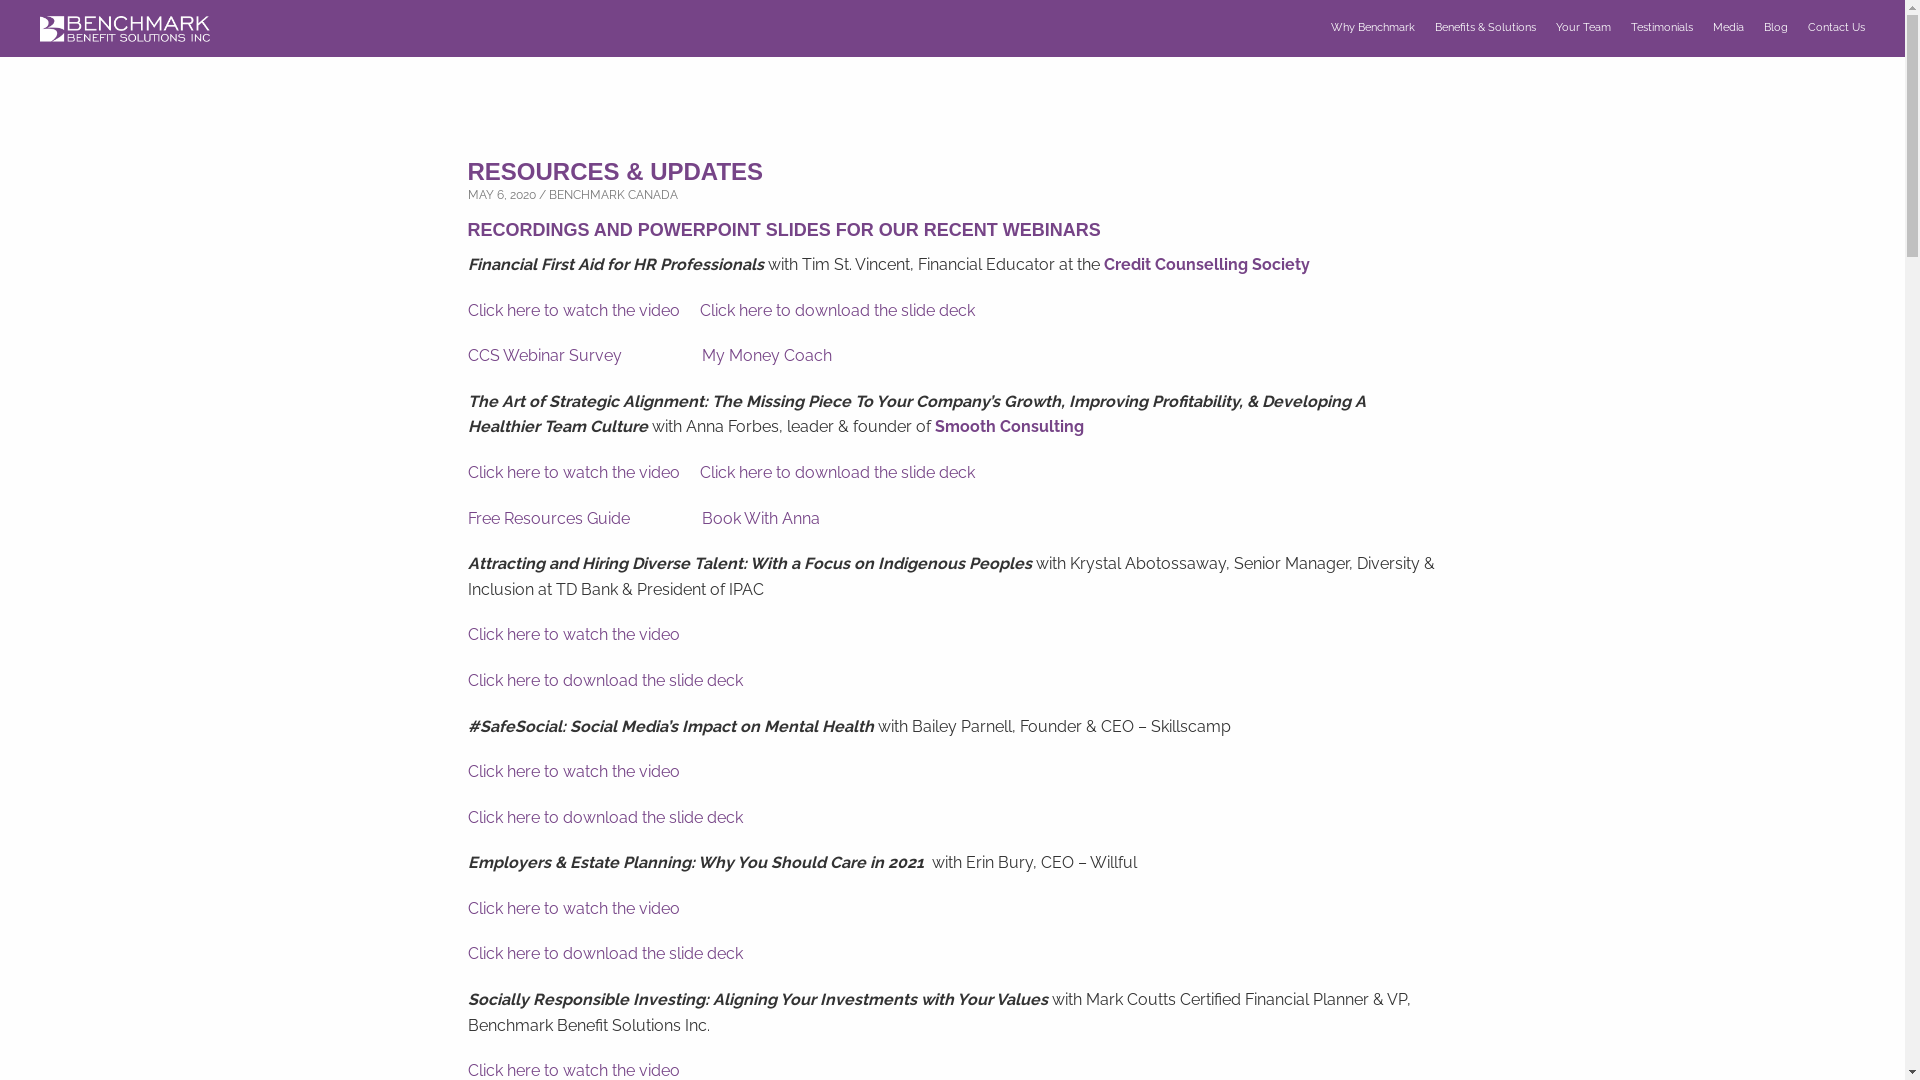  What do you see at coordinates (1205, 263) in the screenshot?
I see `'Credit Counselling Society'` at bounding box center [1205, 263].